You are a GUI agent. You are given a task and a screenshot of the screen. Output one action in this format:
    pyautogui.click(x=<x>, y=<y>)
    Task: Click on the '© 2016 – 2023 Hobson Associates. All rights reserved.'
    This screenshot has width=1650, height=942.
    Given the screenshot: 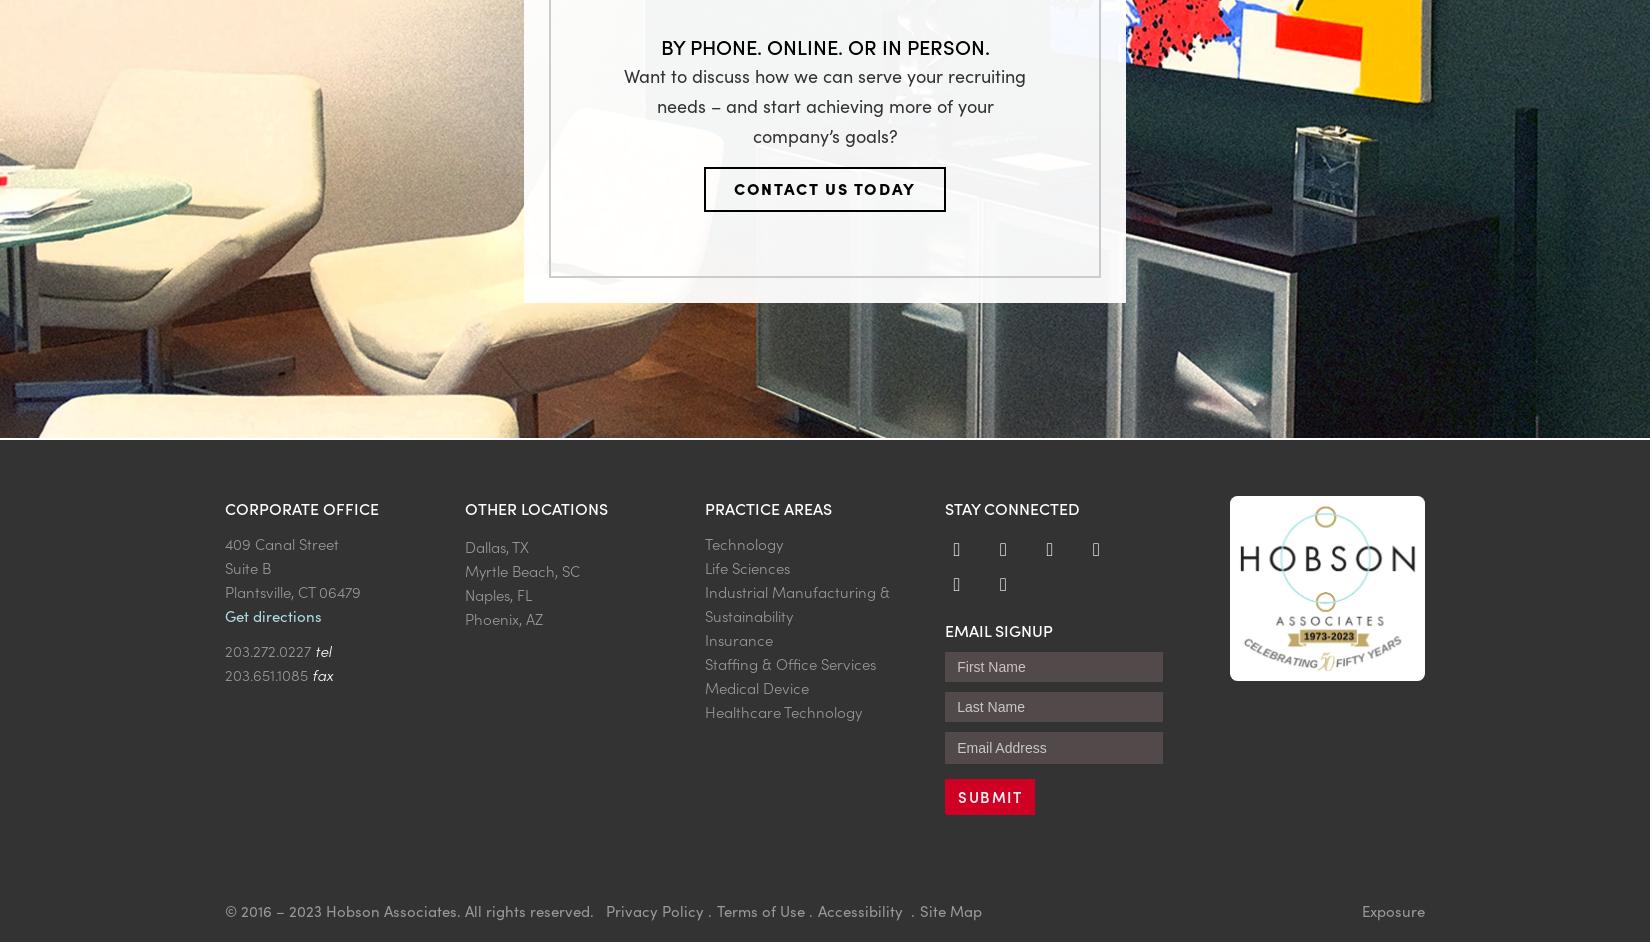 What is the action you would take?
    pyautogui.click(x=411, y=908)
    